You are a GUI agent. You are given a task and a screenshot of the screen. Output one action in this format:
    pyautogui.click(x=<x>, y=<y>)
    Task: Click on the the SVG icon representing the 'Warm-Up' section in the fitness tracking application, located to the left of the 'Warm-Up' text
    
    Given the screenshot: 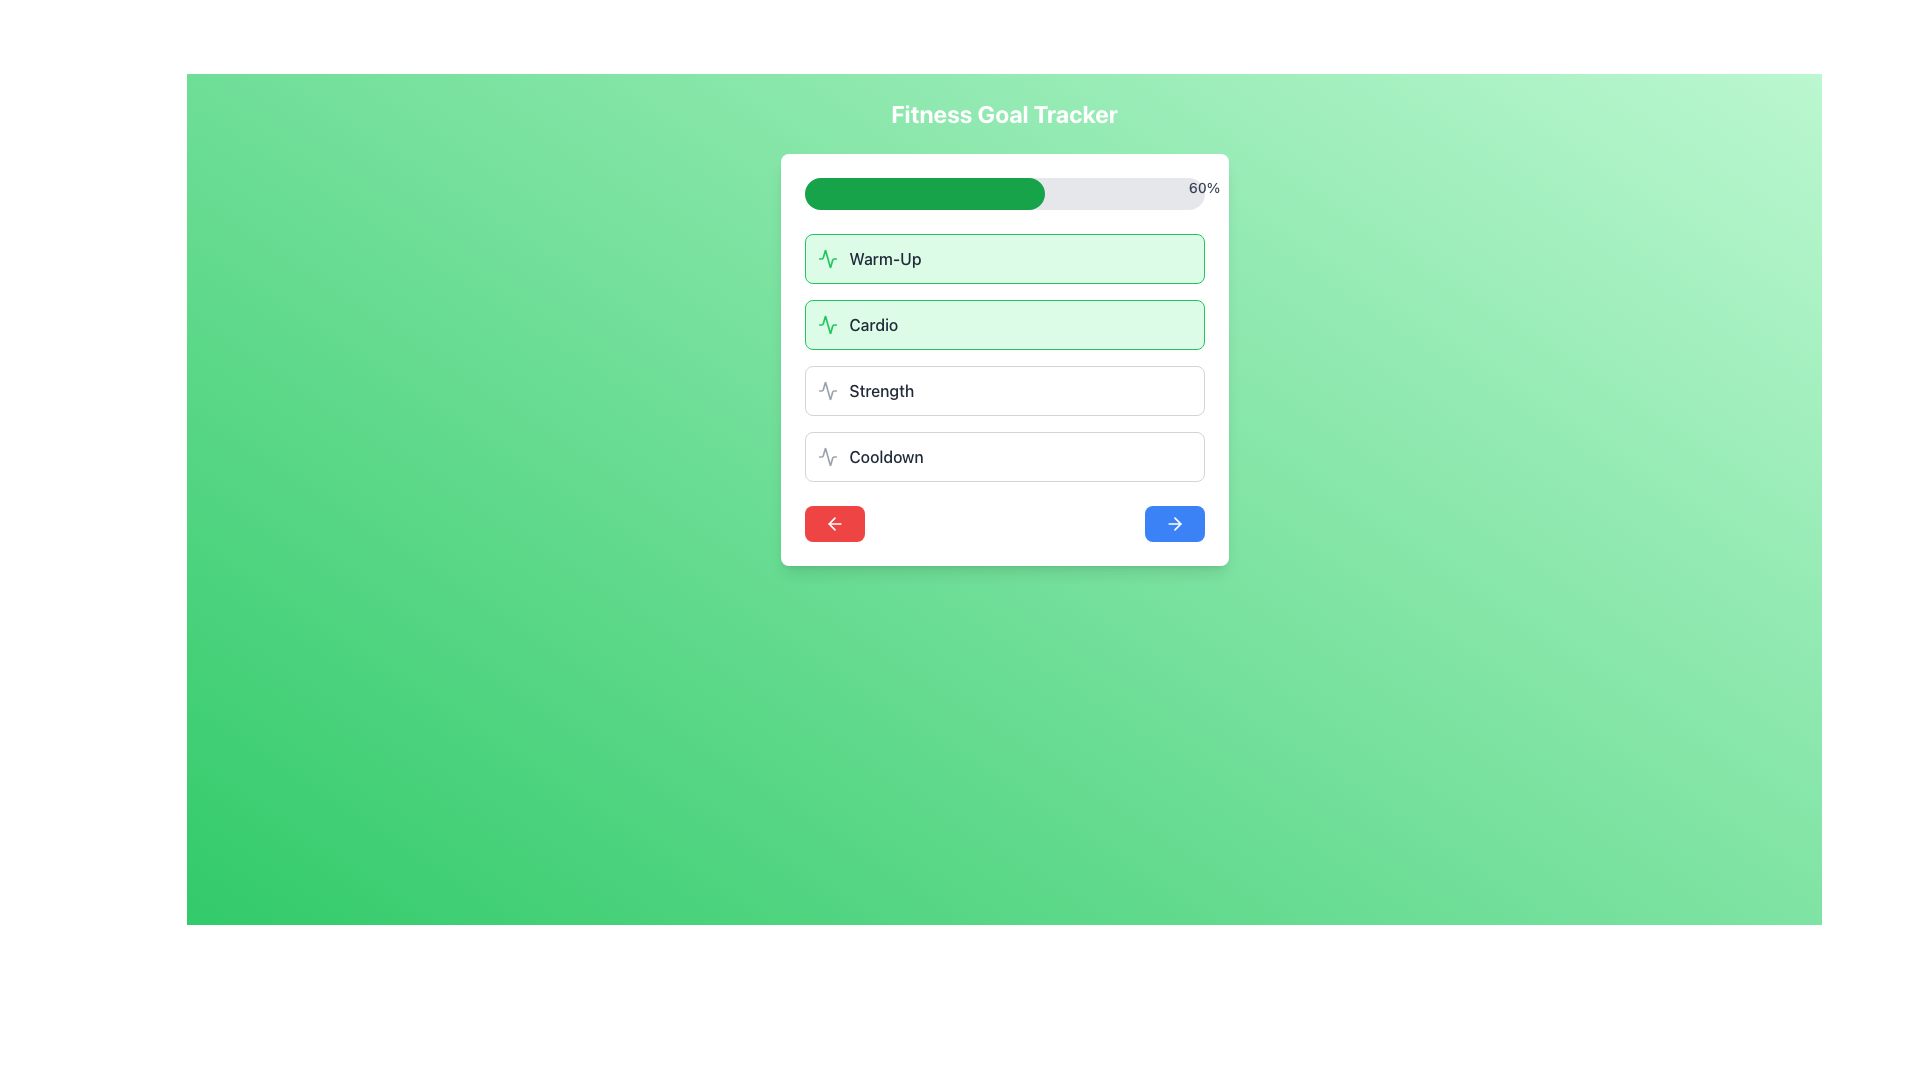 What is the action you would take?
    pyautogui.click(x=827, y=257)
    